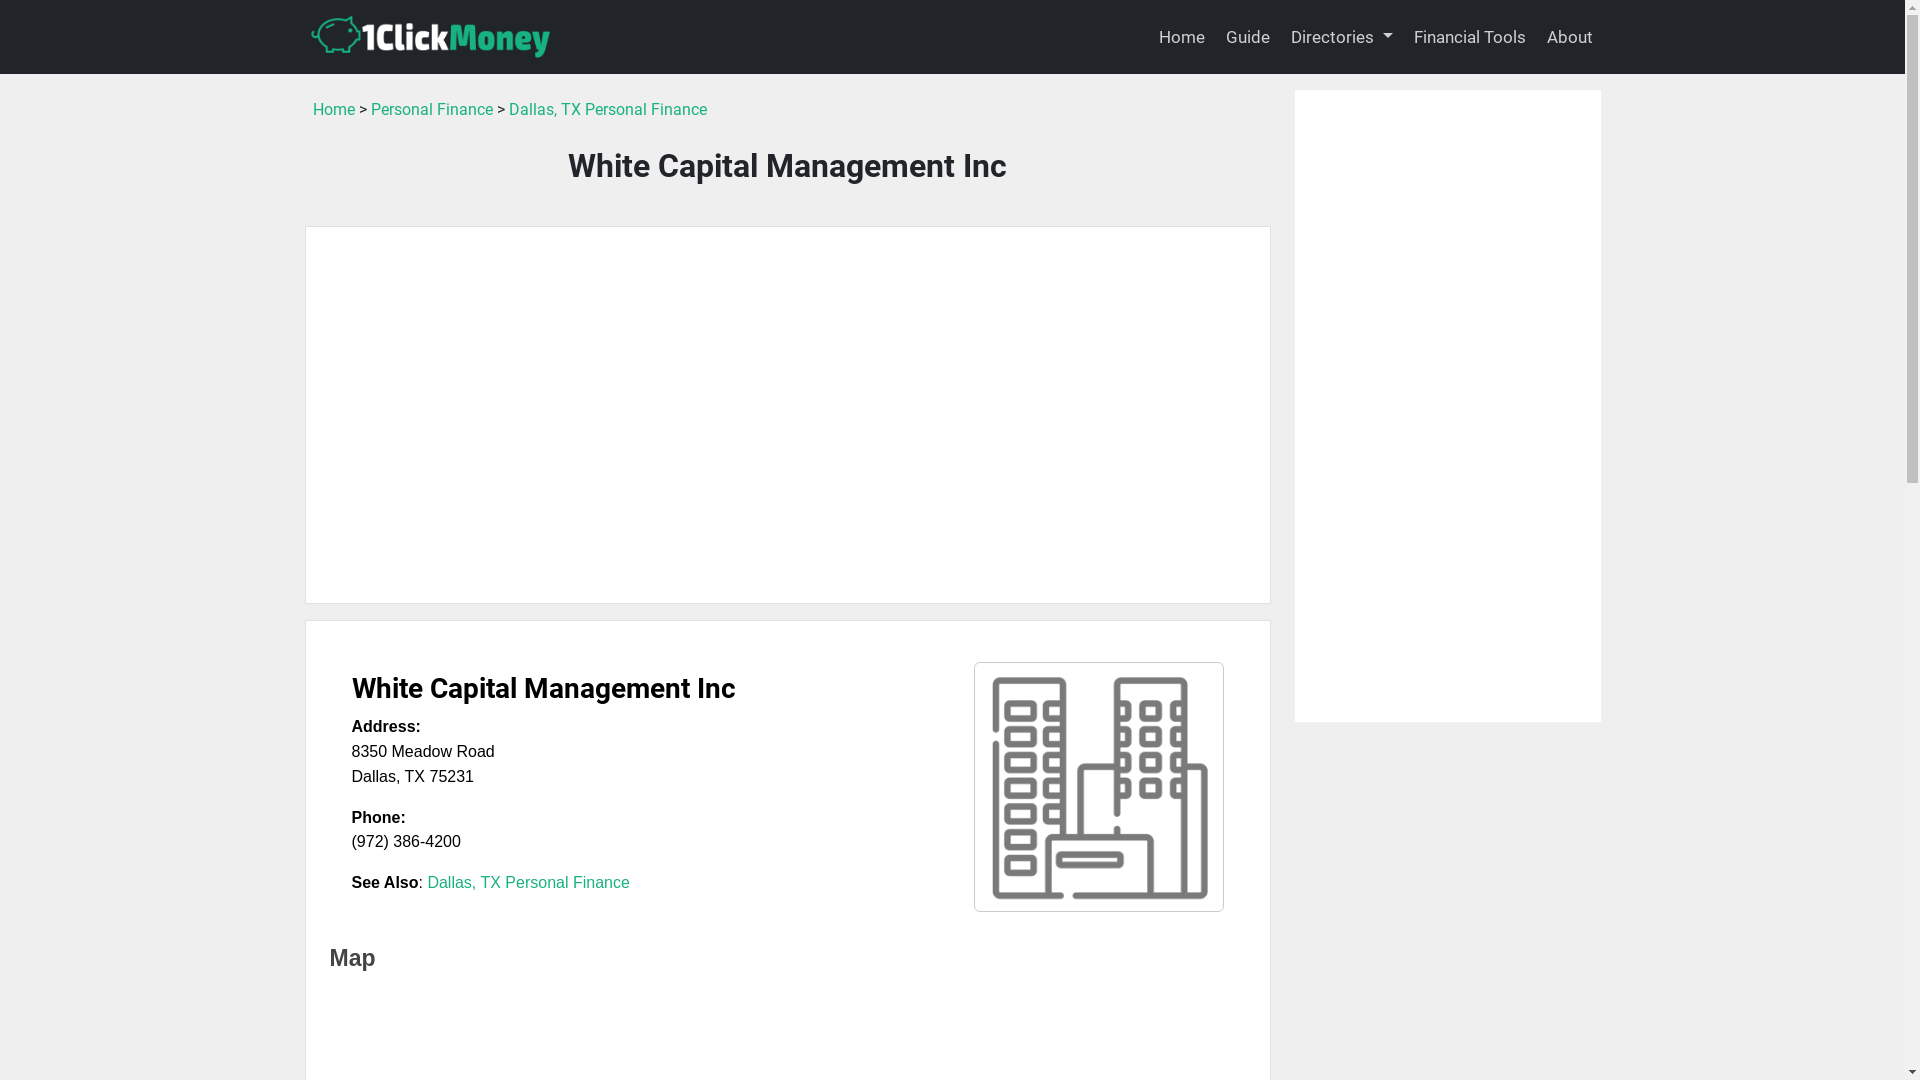 This screenshot has width=1920, height=1080. I want to click on 'Home', so click(1181, 37).